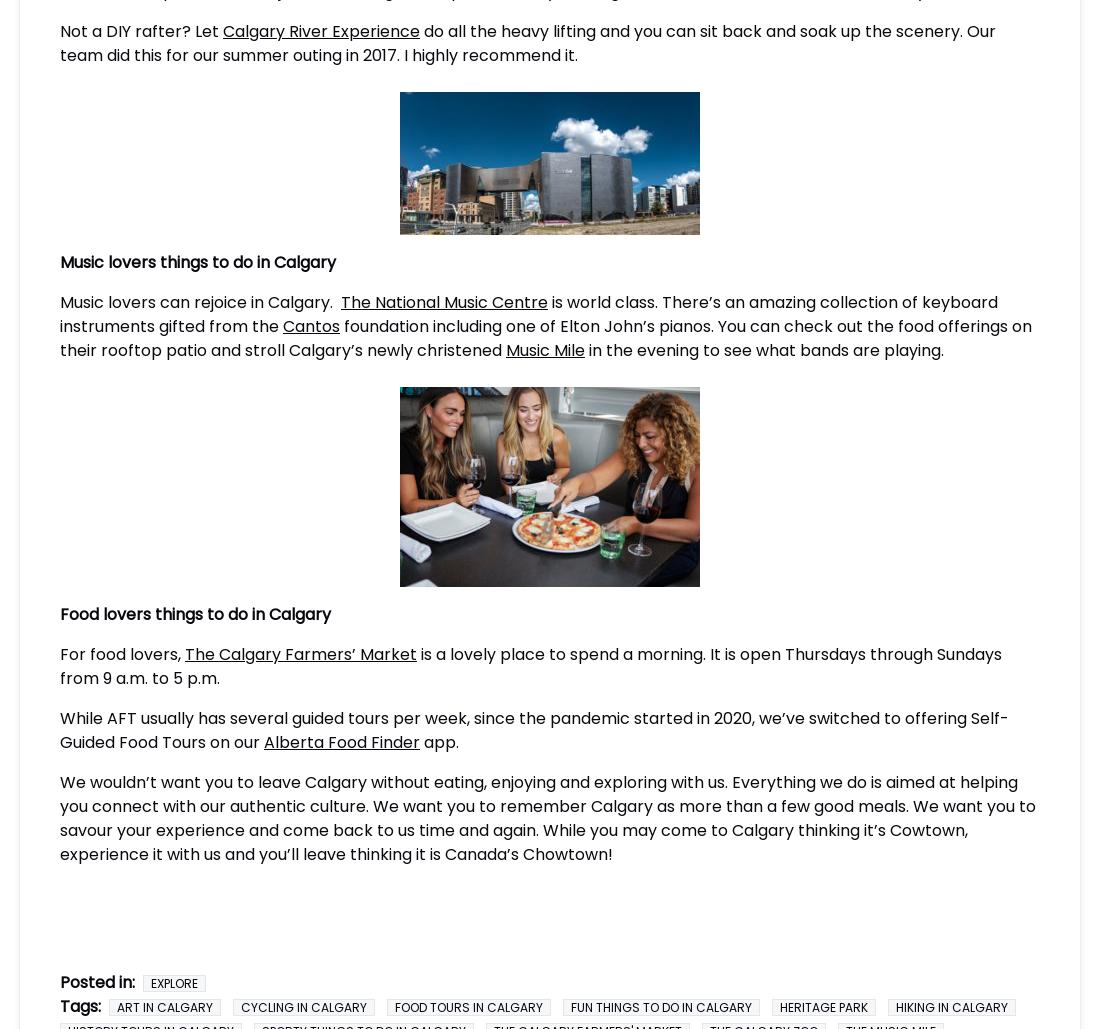 The height and width of the screenshot is (1029, 1100). What do you see at coordinates (545, 349) in the screenshot?
I see `'Music Mile'` at bounding box center [545, 349].